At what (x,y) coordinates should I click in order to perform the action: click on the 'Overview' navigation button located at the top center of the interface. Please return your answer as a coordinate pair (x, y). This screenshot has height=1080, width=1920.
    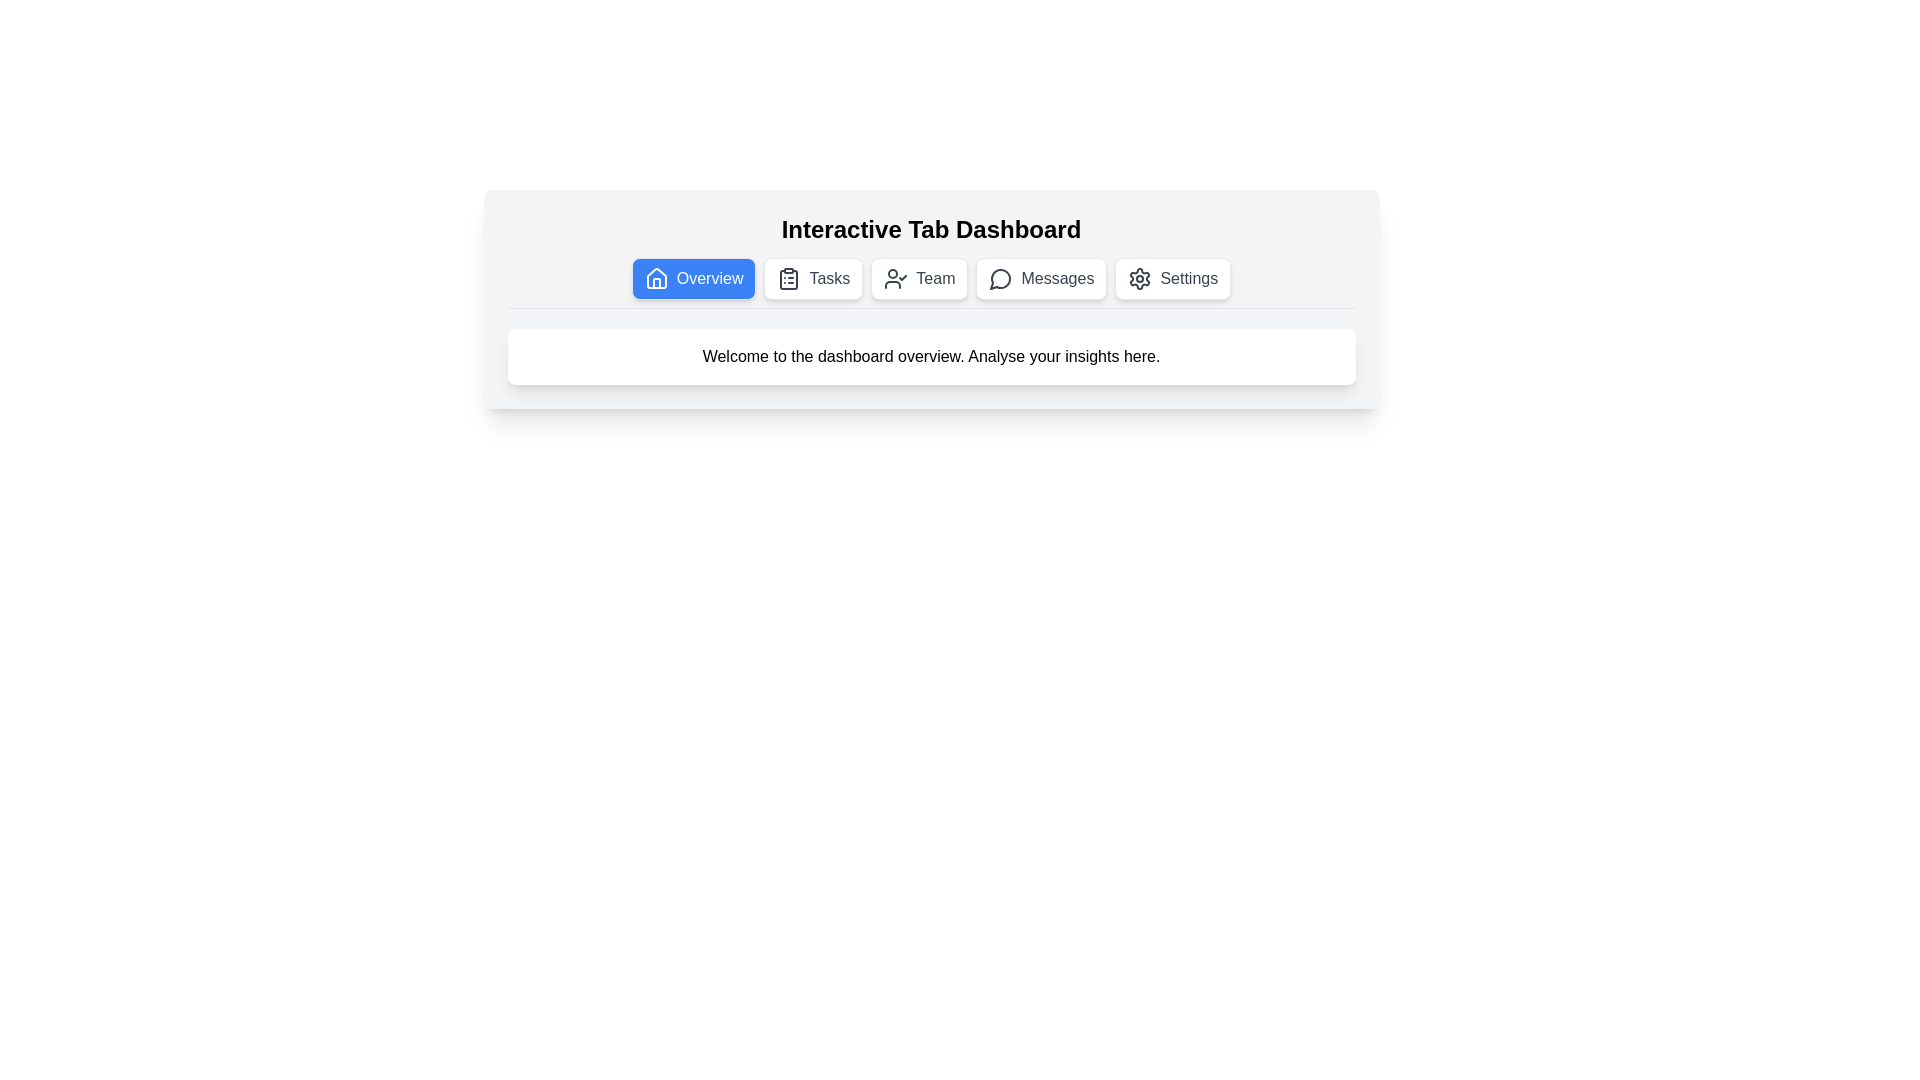
    Looking at the image, I should click on (694, 278).